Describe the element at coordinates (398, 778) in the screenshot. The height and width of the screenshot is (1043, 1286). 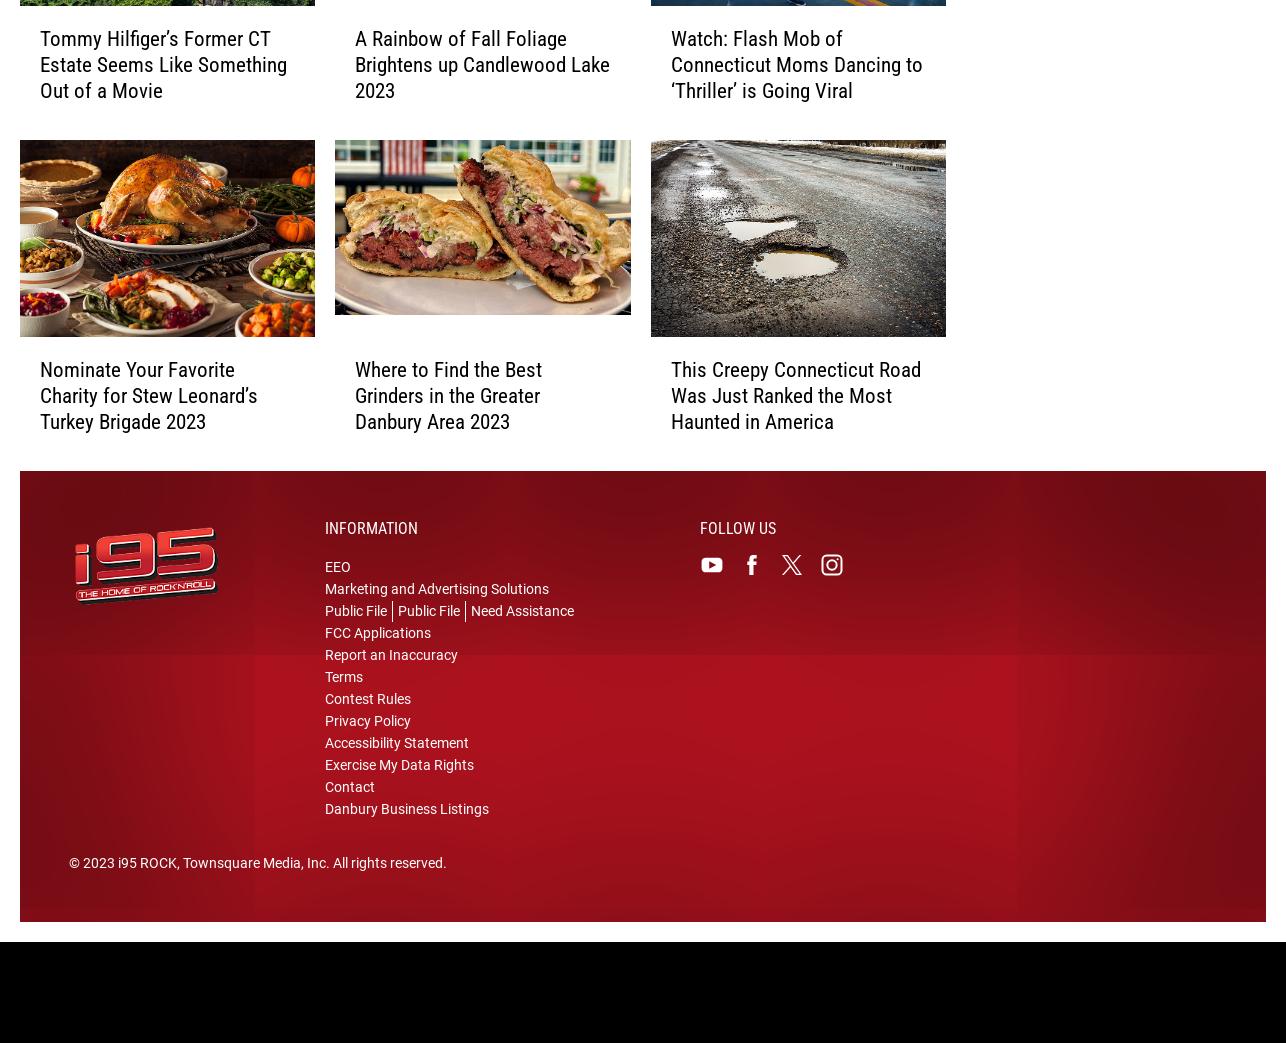
I see `'Exercise My Data Rights'` at that location.